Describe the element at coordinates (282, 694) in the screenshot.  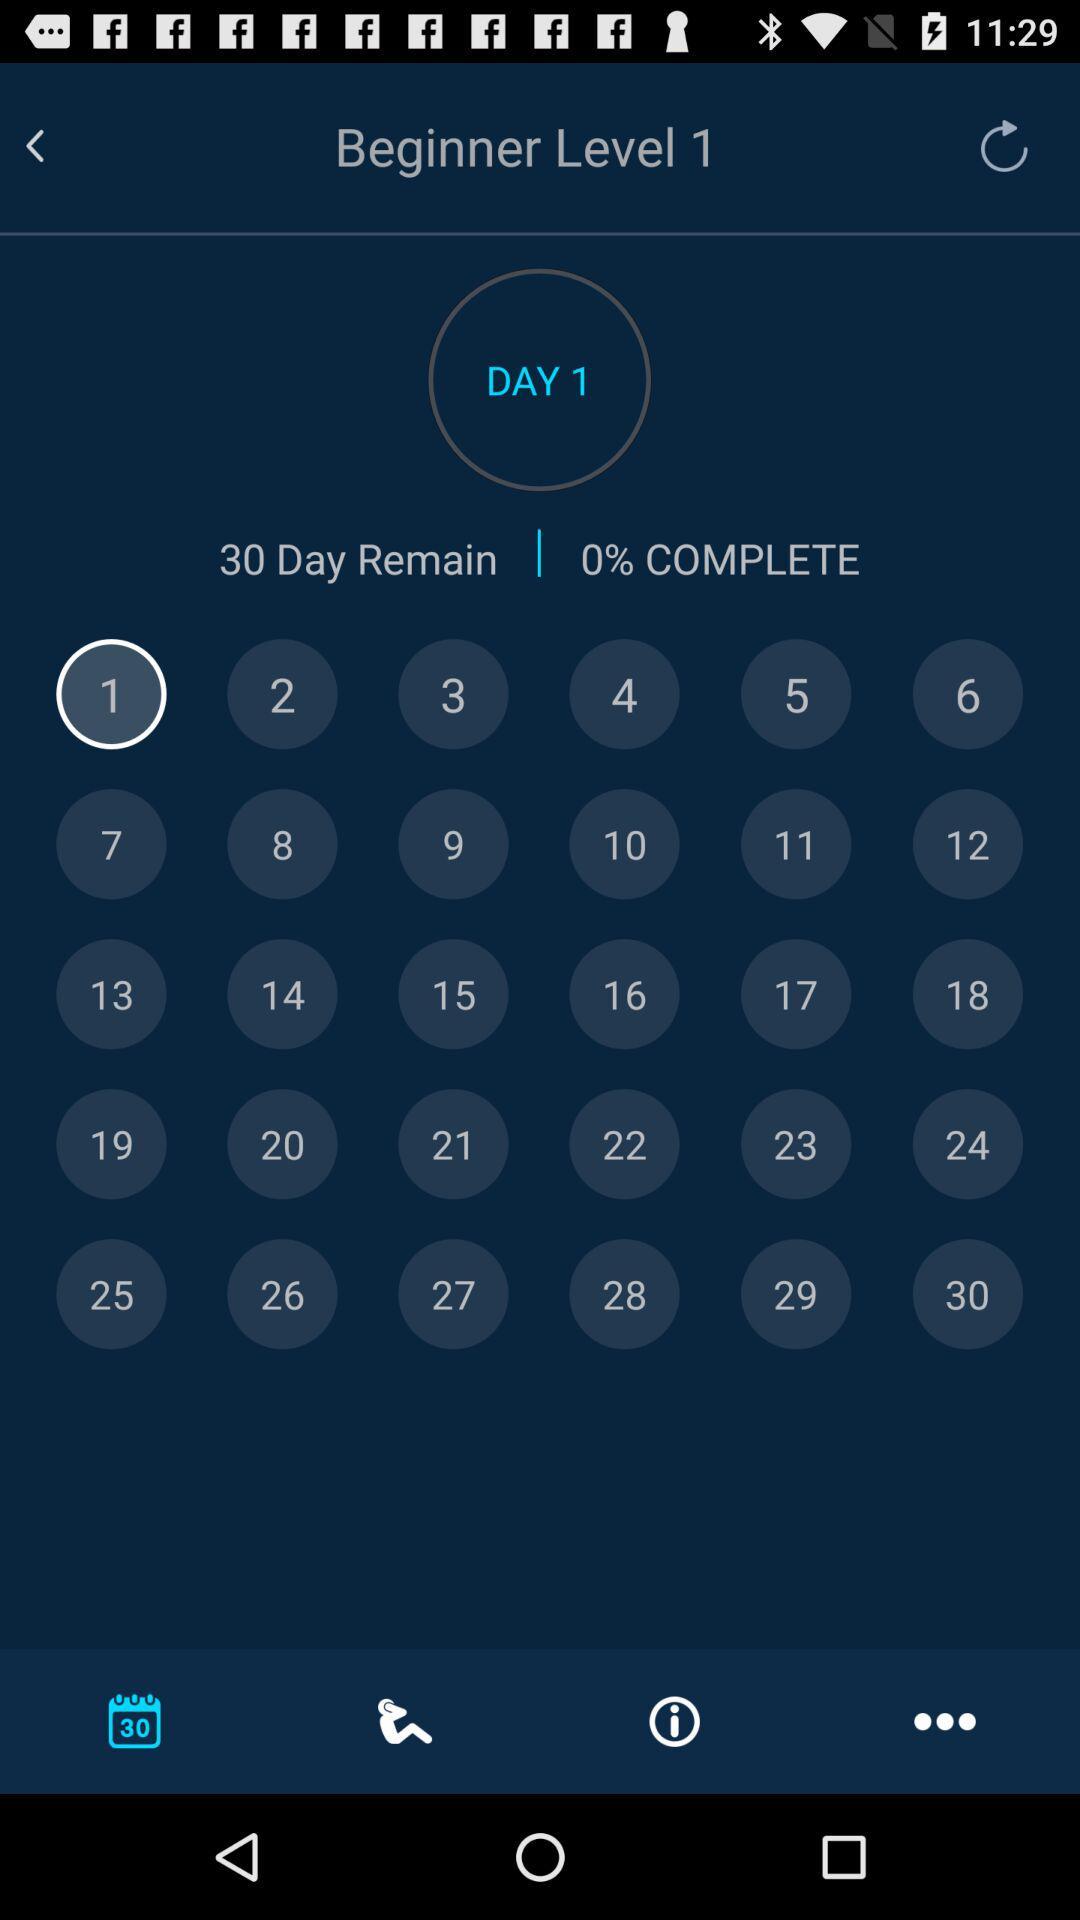
I see `day 2` at that location.